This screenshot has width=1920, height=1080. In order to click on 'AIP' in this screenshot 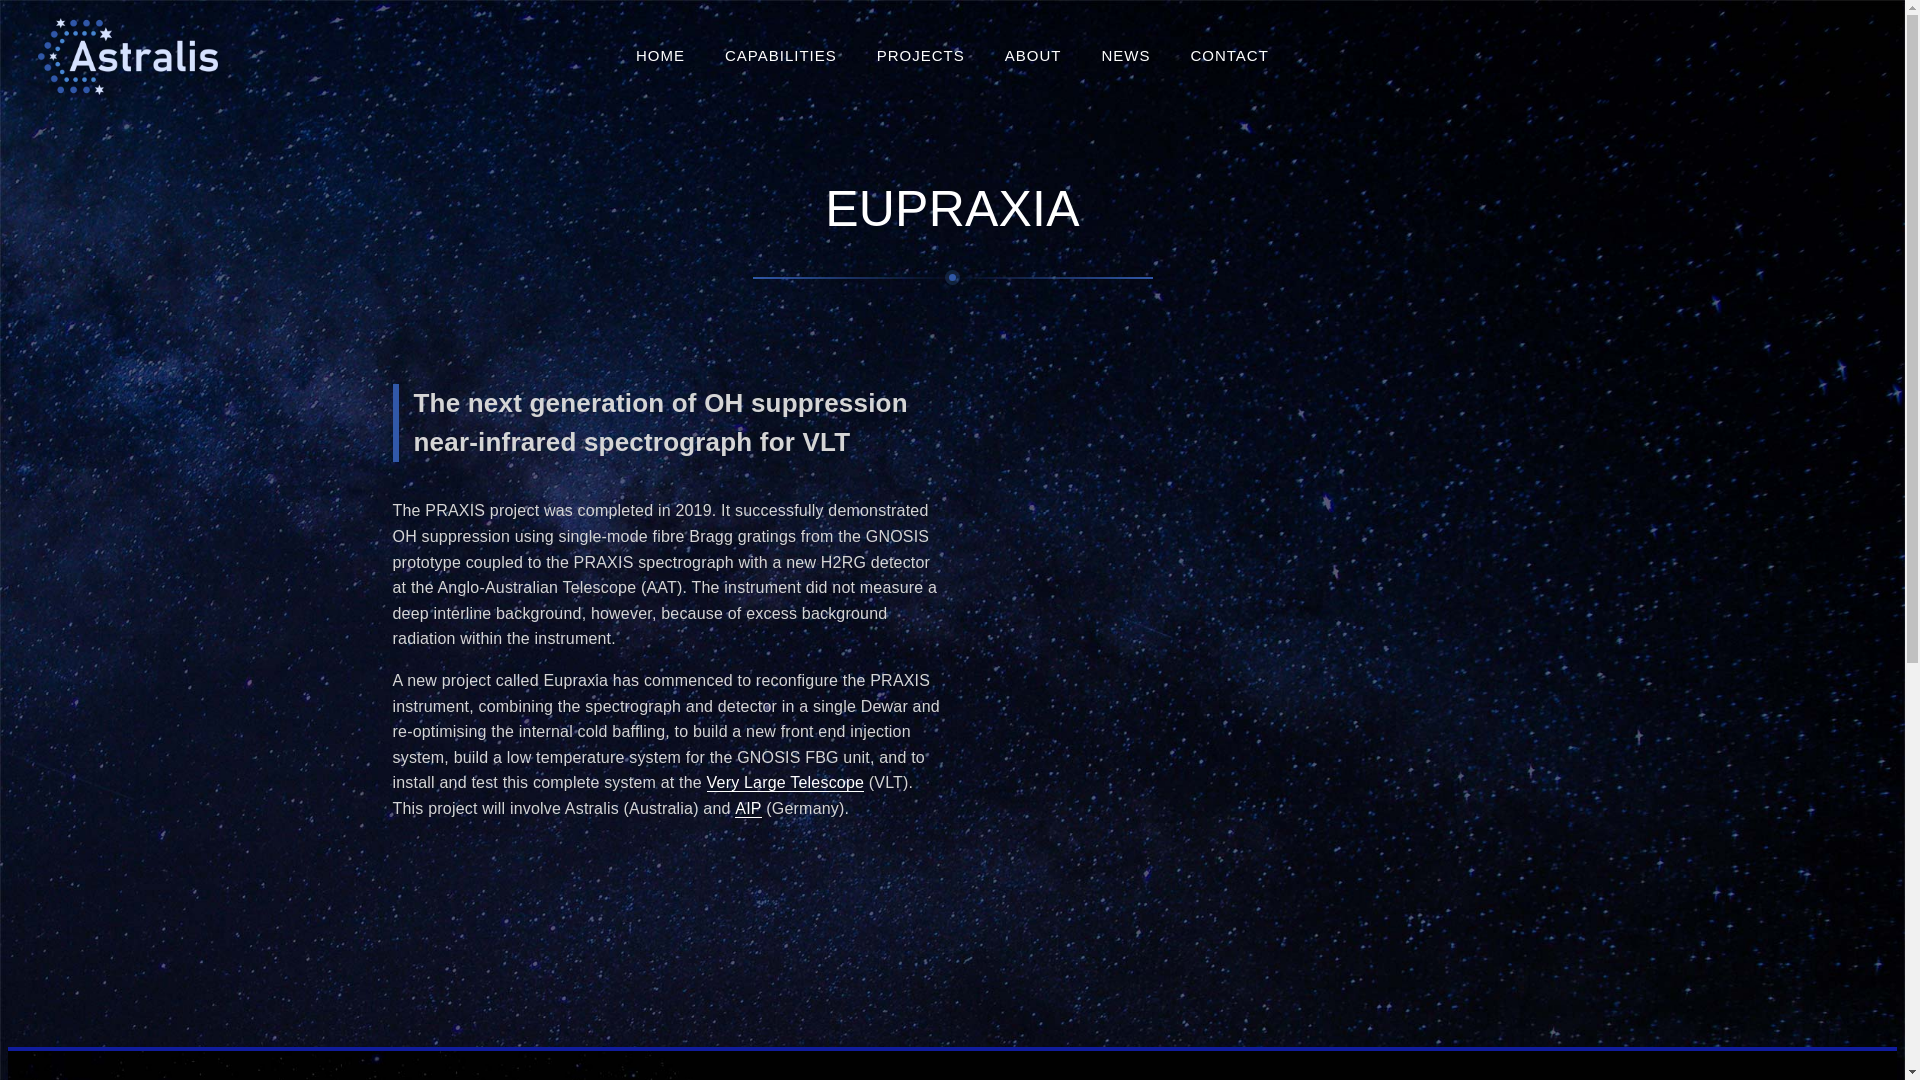, I will do `click(747, 808)`.